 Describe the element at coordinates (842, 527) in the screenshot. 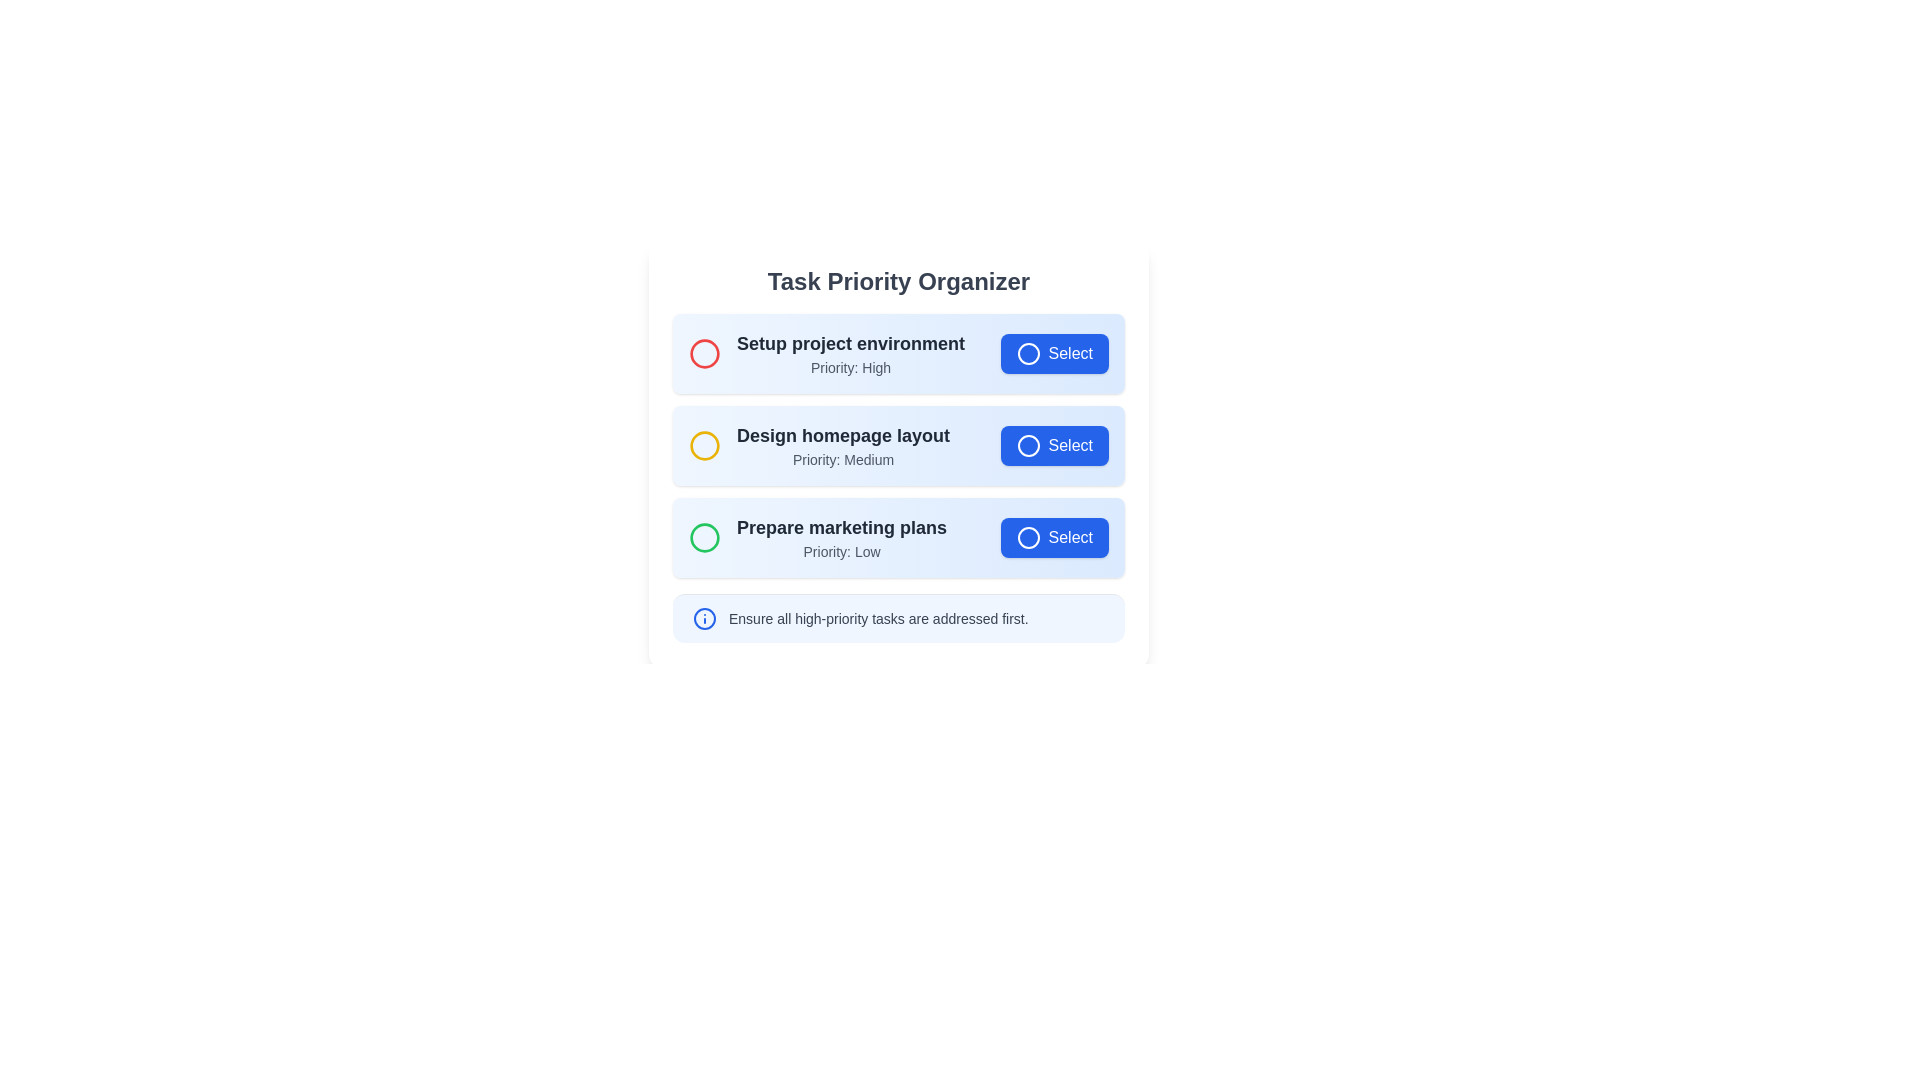

I see `the main text label that identifies the specific task within the third list item of the vertical task priority organizer interface` at that location.